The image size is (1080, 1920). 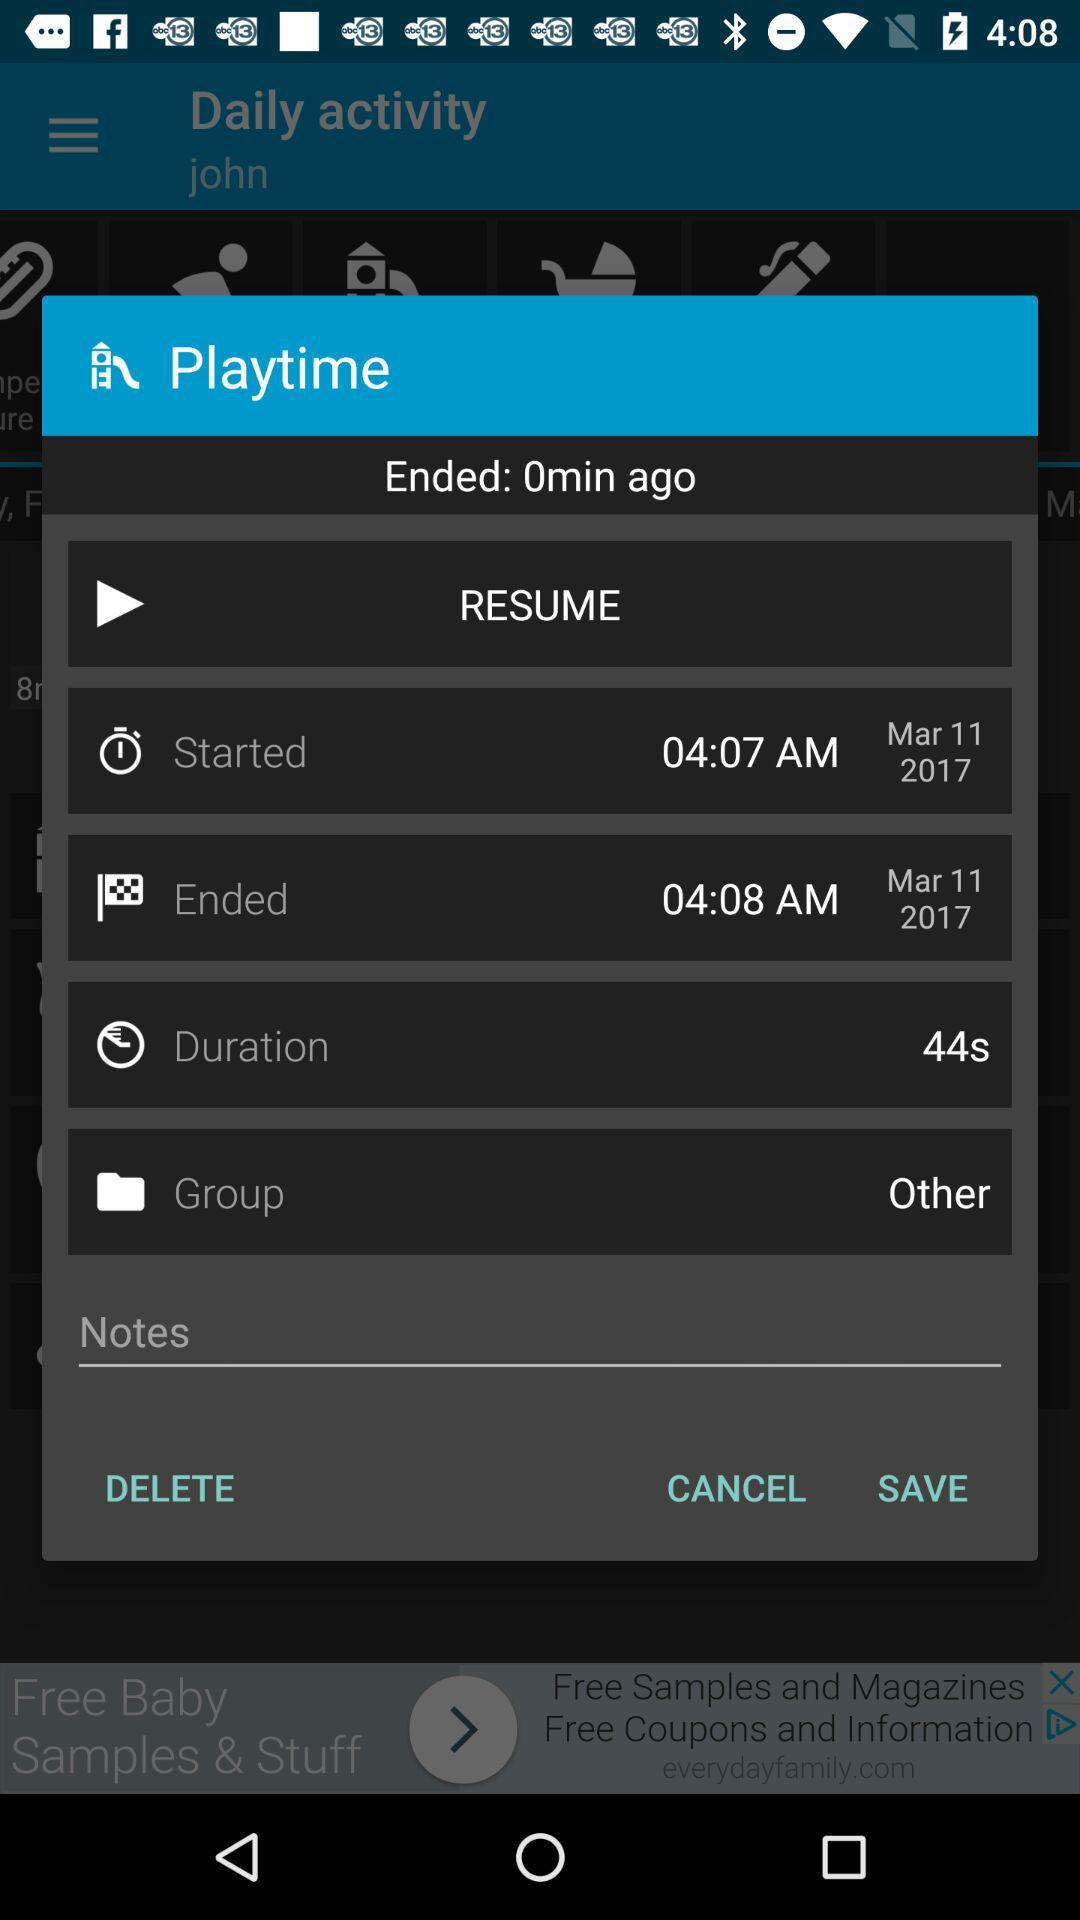 What do you see at coordinates (168, 1487) in the screenshot?
I see `the delete item` at bounding box center [168, 1487].